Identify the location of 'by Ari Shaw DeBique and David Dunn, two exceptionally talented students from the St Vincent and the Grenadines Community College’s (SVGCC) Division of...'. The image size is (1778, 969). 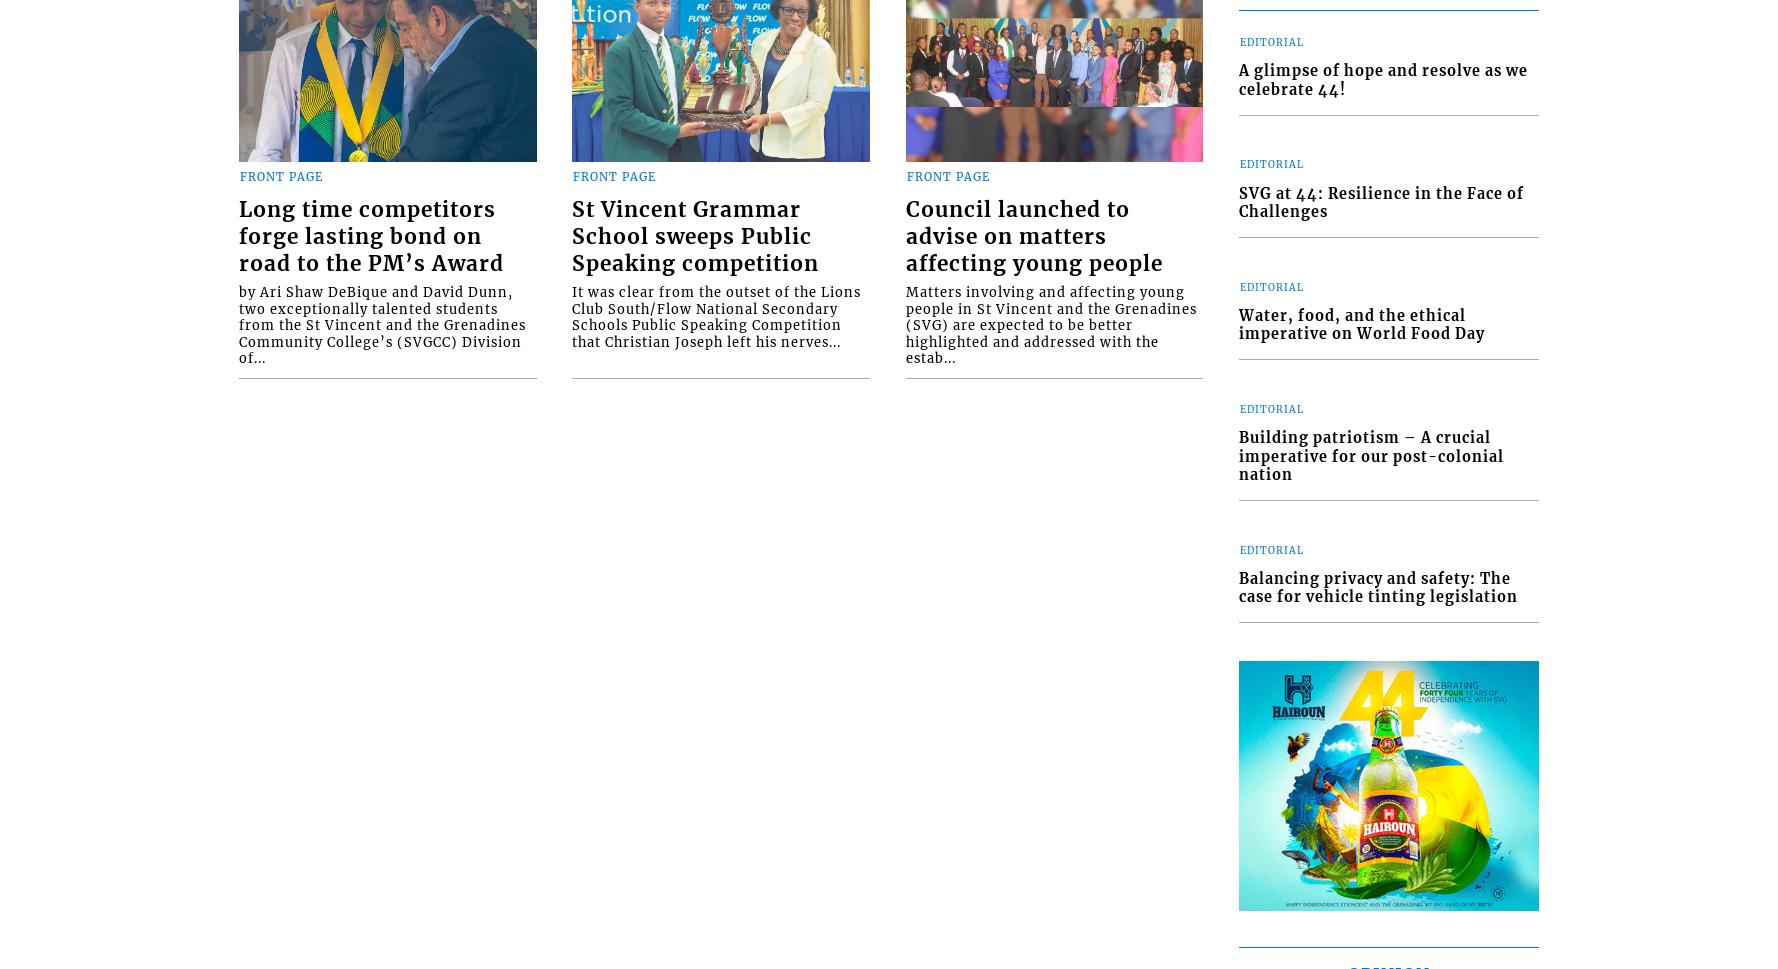
(382, 323).